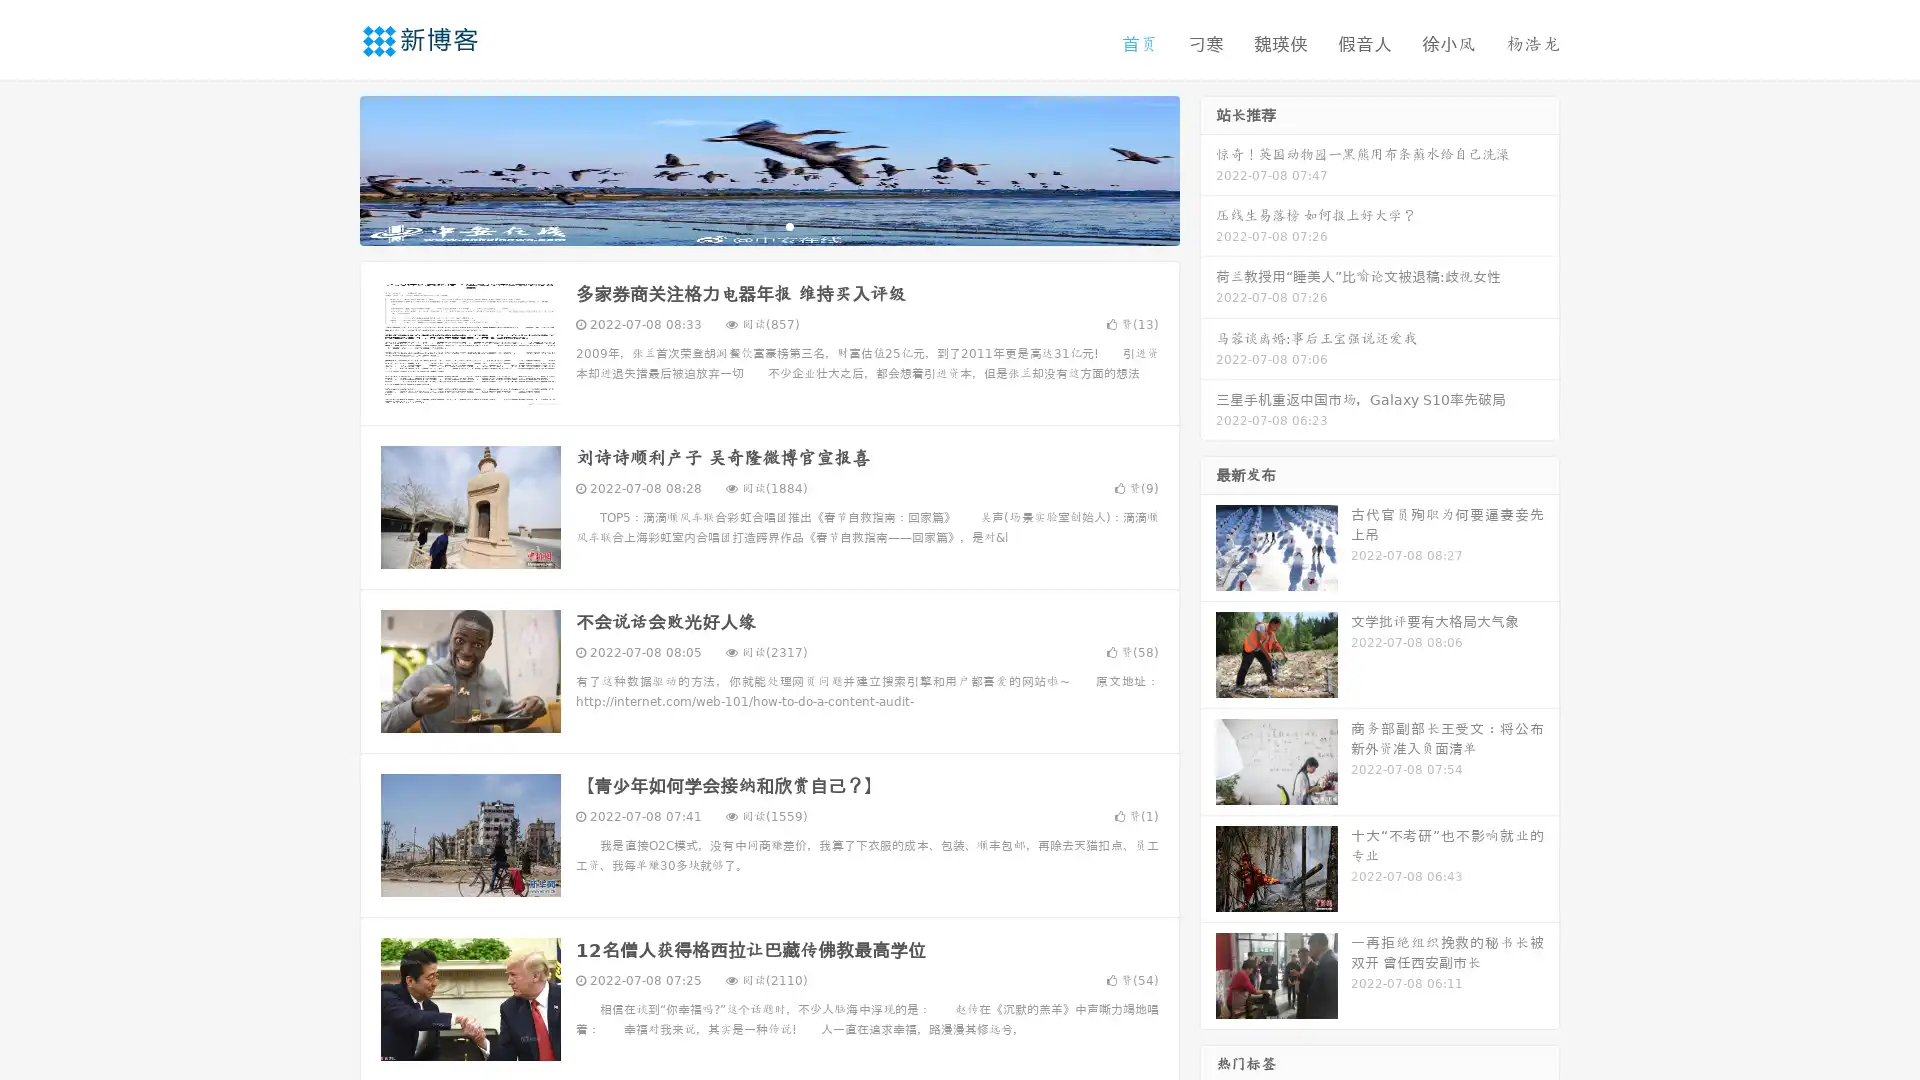 This screenshot has width=1920, height=1080. What do you see at coordinates (748, 225) in the screenshot?
I see `Go to slide 1` at bounding box center [748, 225].